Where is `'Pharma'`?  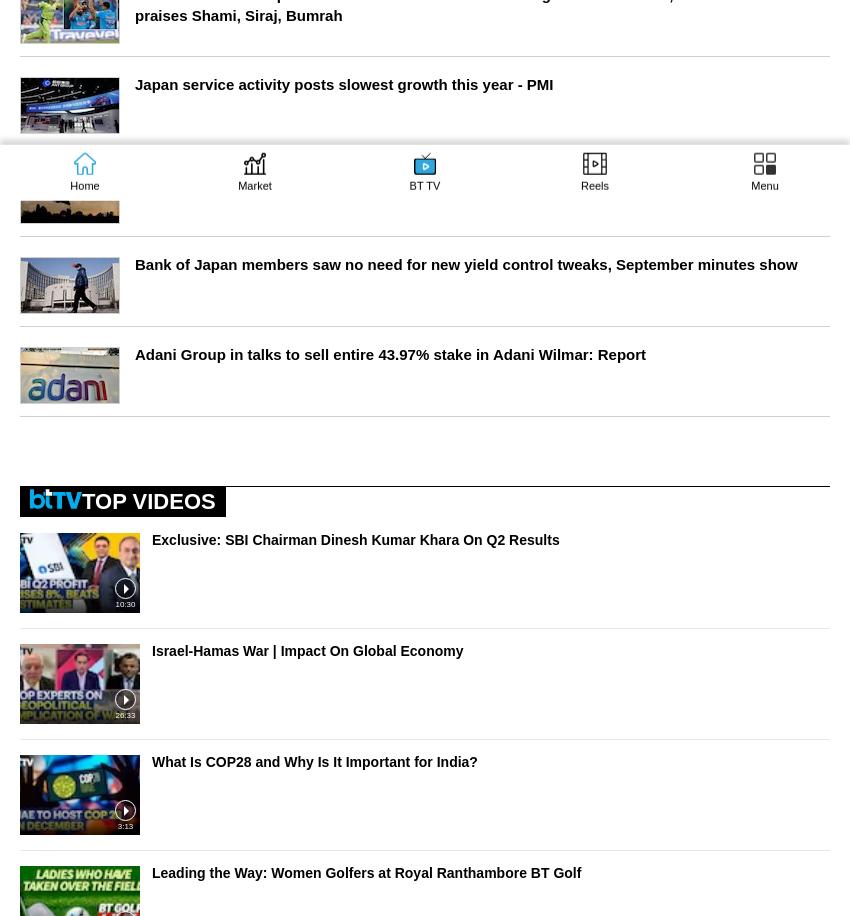
'Pharma' is located at coordinates (438, 499).